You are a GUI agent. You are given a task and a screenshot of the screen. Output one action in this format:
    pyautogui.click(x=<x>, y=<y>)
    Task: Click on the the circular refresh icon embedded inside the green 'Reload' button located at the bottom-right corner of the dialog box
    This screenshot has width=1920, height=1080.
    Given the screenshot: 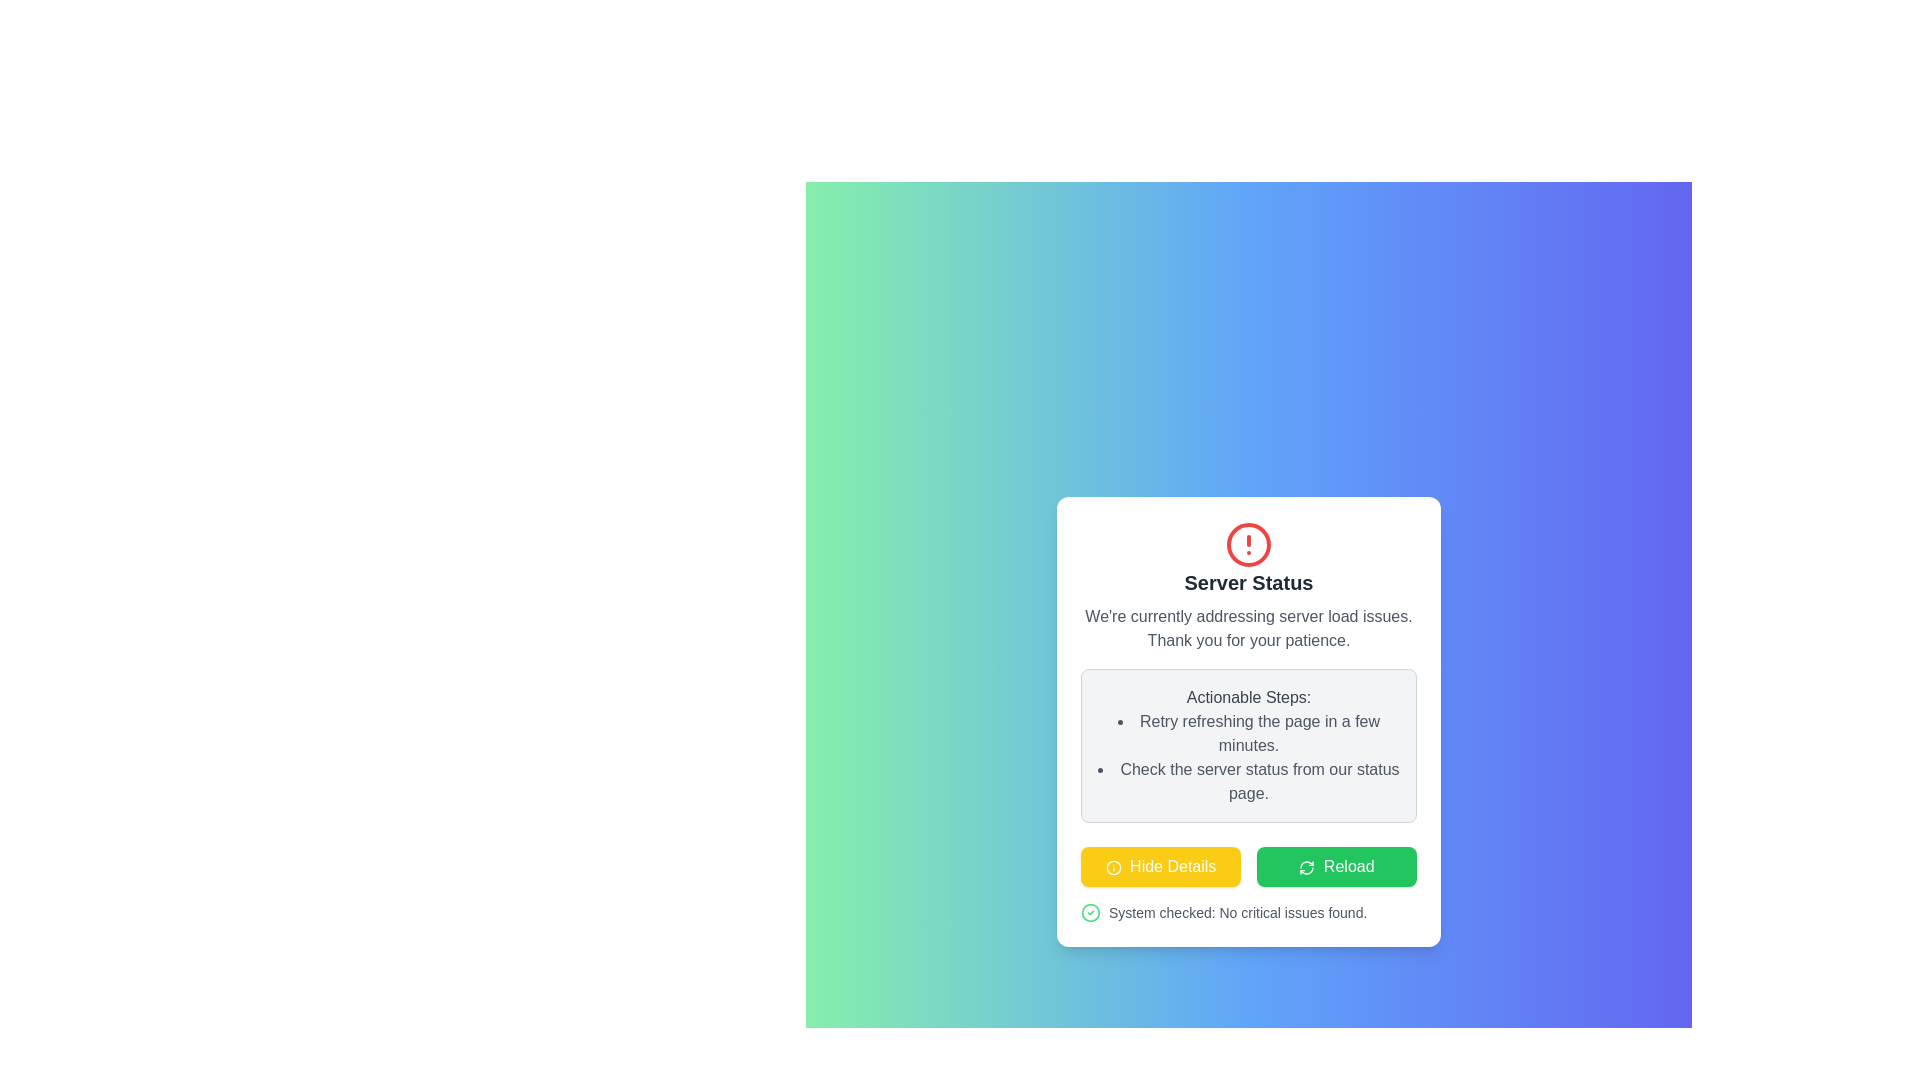 What is the action you would take?
    pyautogui.click(x=1307, y=866)
    